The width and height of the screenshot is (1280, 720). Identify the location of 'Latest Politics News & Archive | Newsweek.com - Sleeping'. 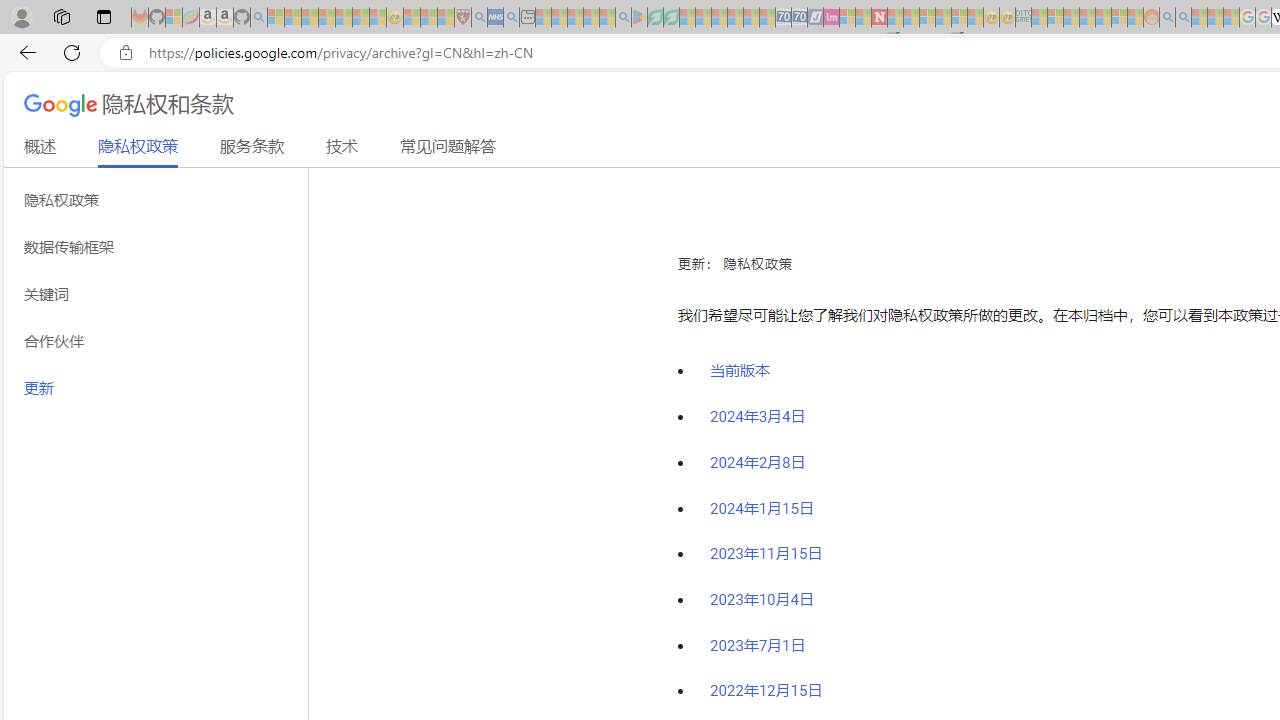
(879, 17).